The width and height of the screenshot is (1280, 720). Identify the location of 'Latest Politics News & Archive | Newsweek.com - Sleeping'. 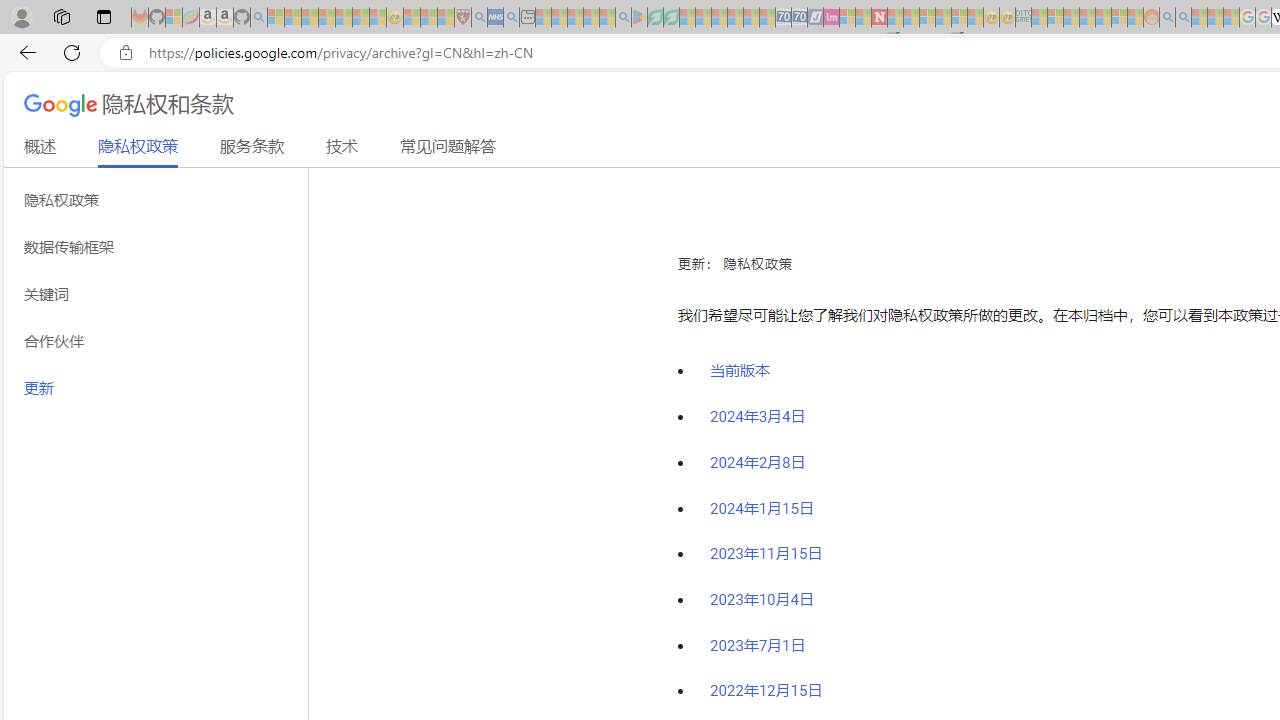
(879, 17).